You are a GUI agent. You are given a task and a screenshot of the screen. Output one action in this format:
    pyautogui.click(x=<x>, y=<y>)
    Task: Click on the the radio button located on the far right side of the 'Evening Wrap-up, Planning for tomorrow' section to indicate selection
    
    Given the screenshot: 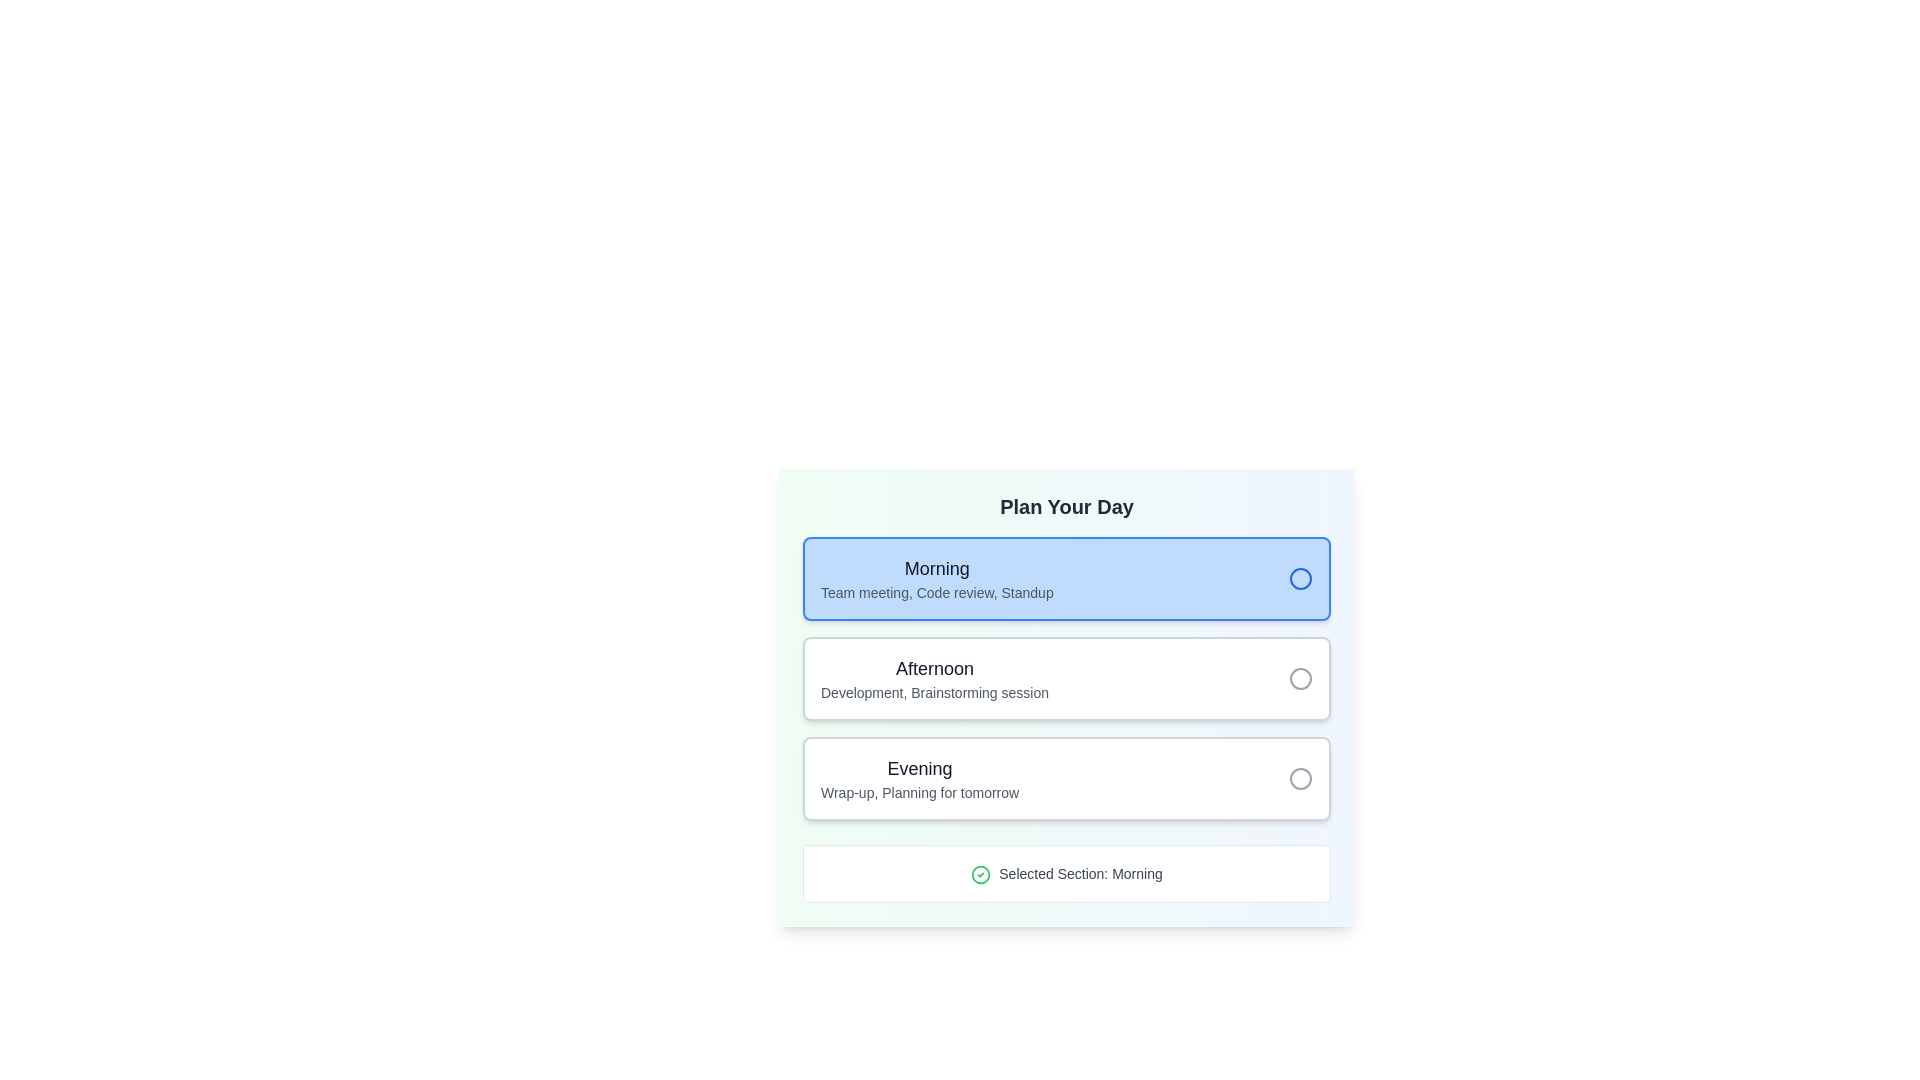 What is the action you would take?
    pyautogui.click(x=1300, y=778)
    